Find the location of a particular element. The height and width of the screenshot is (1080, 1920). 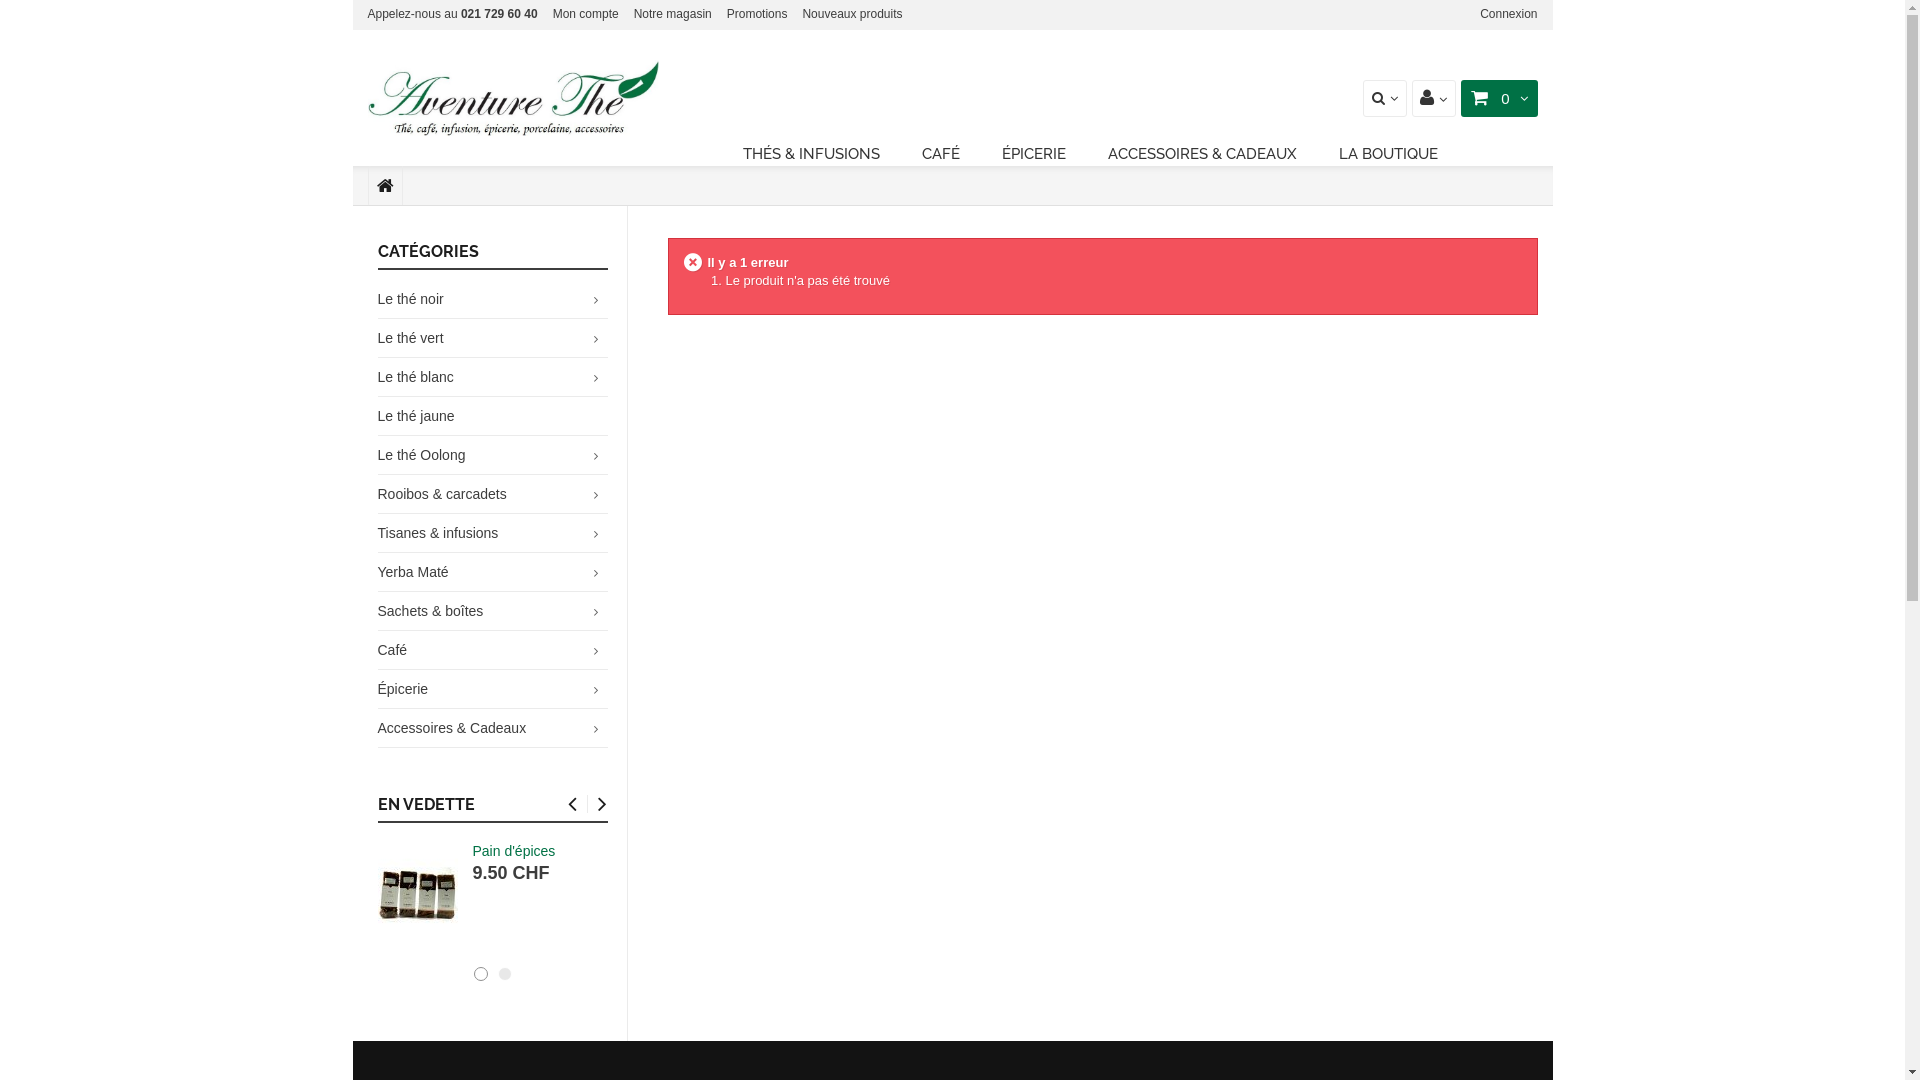

'Connexion' is located at coordinates (1508, 14).